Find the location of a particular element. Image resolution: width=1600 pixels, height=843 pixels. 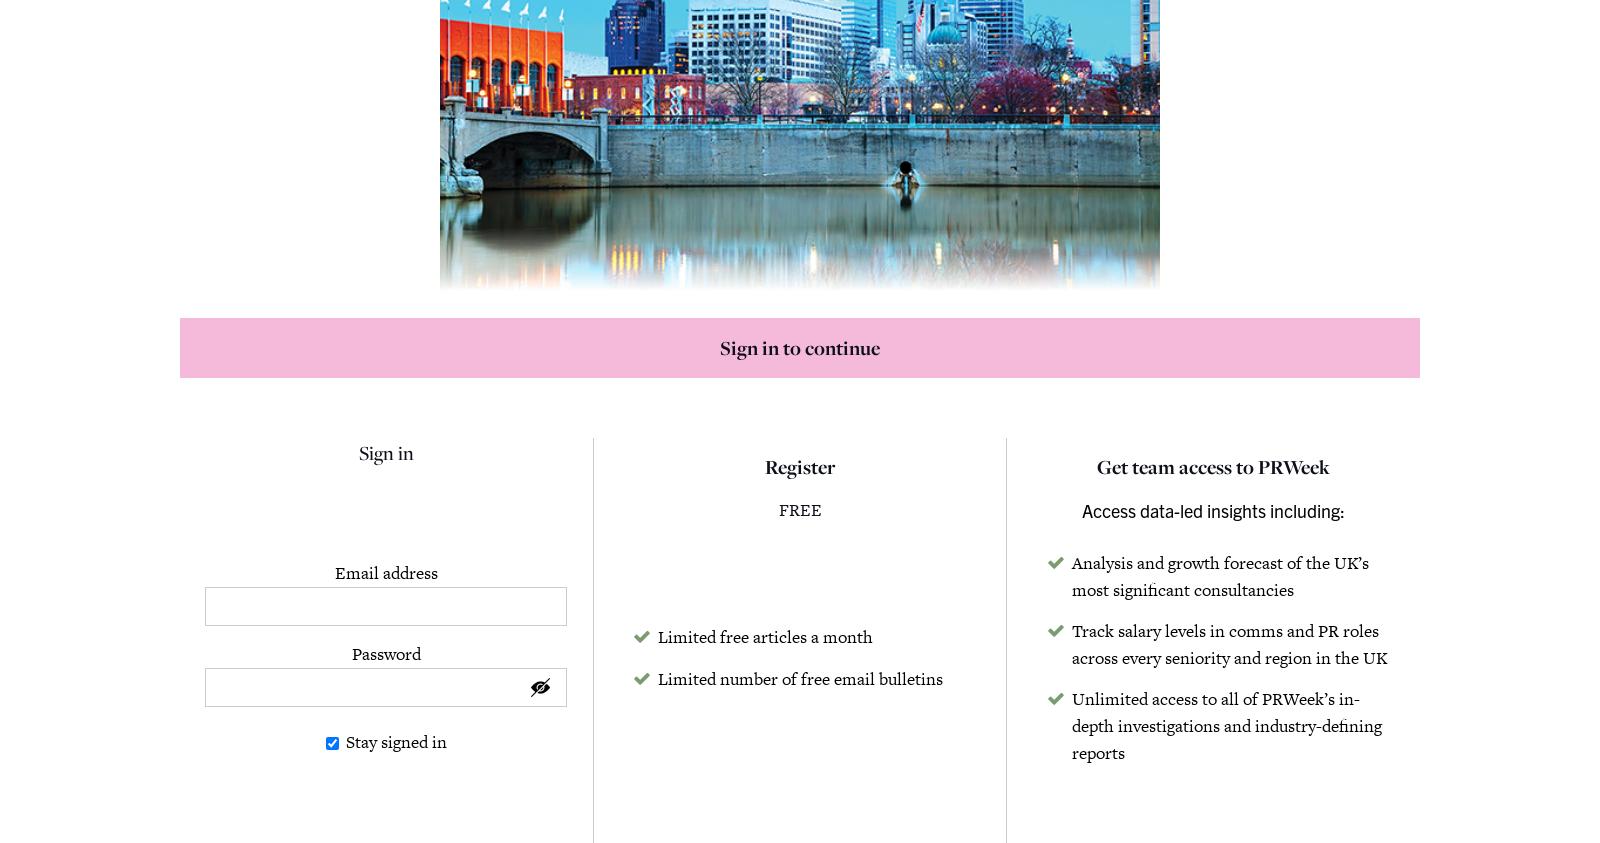

'Email address' is located at coordinates (333, 571).